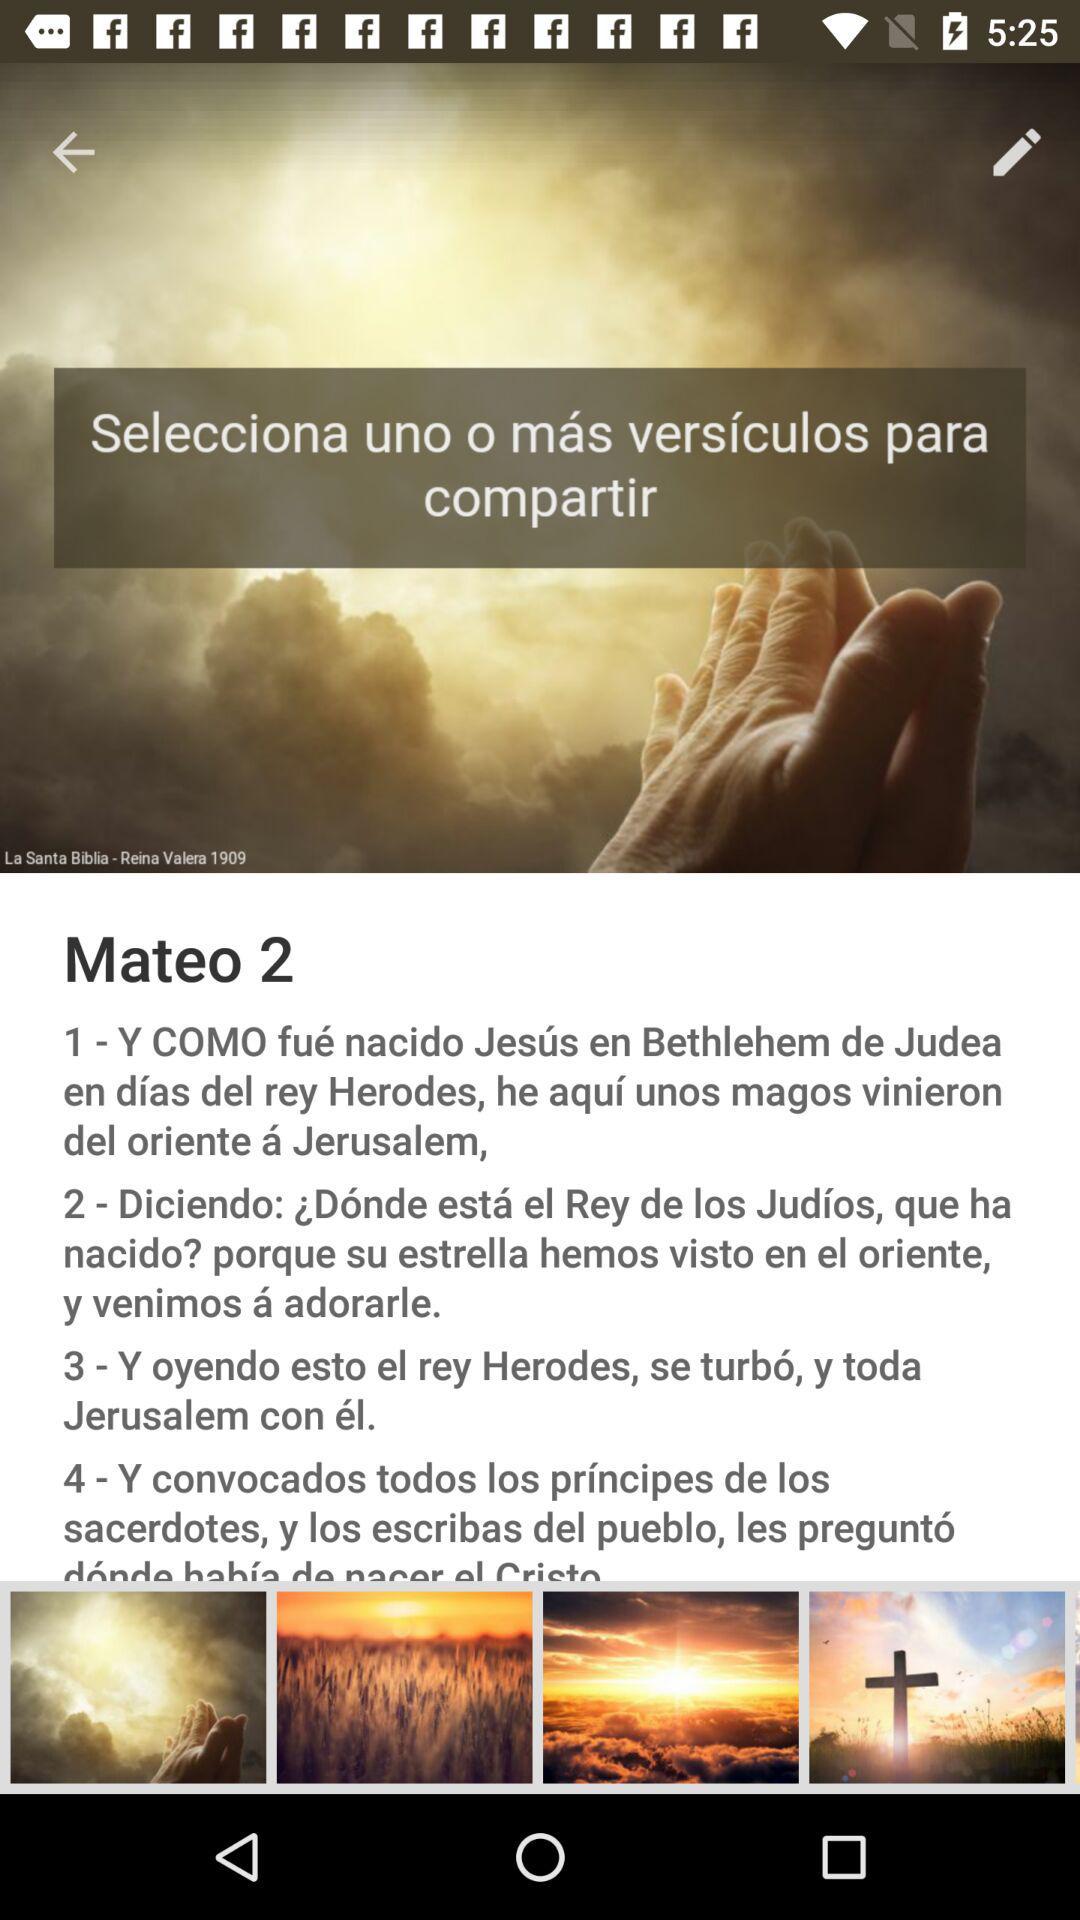  I want to click on the 3 y oyendo icon, so click(540, 1388).